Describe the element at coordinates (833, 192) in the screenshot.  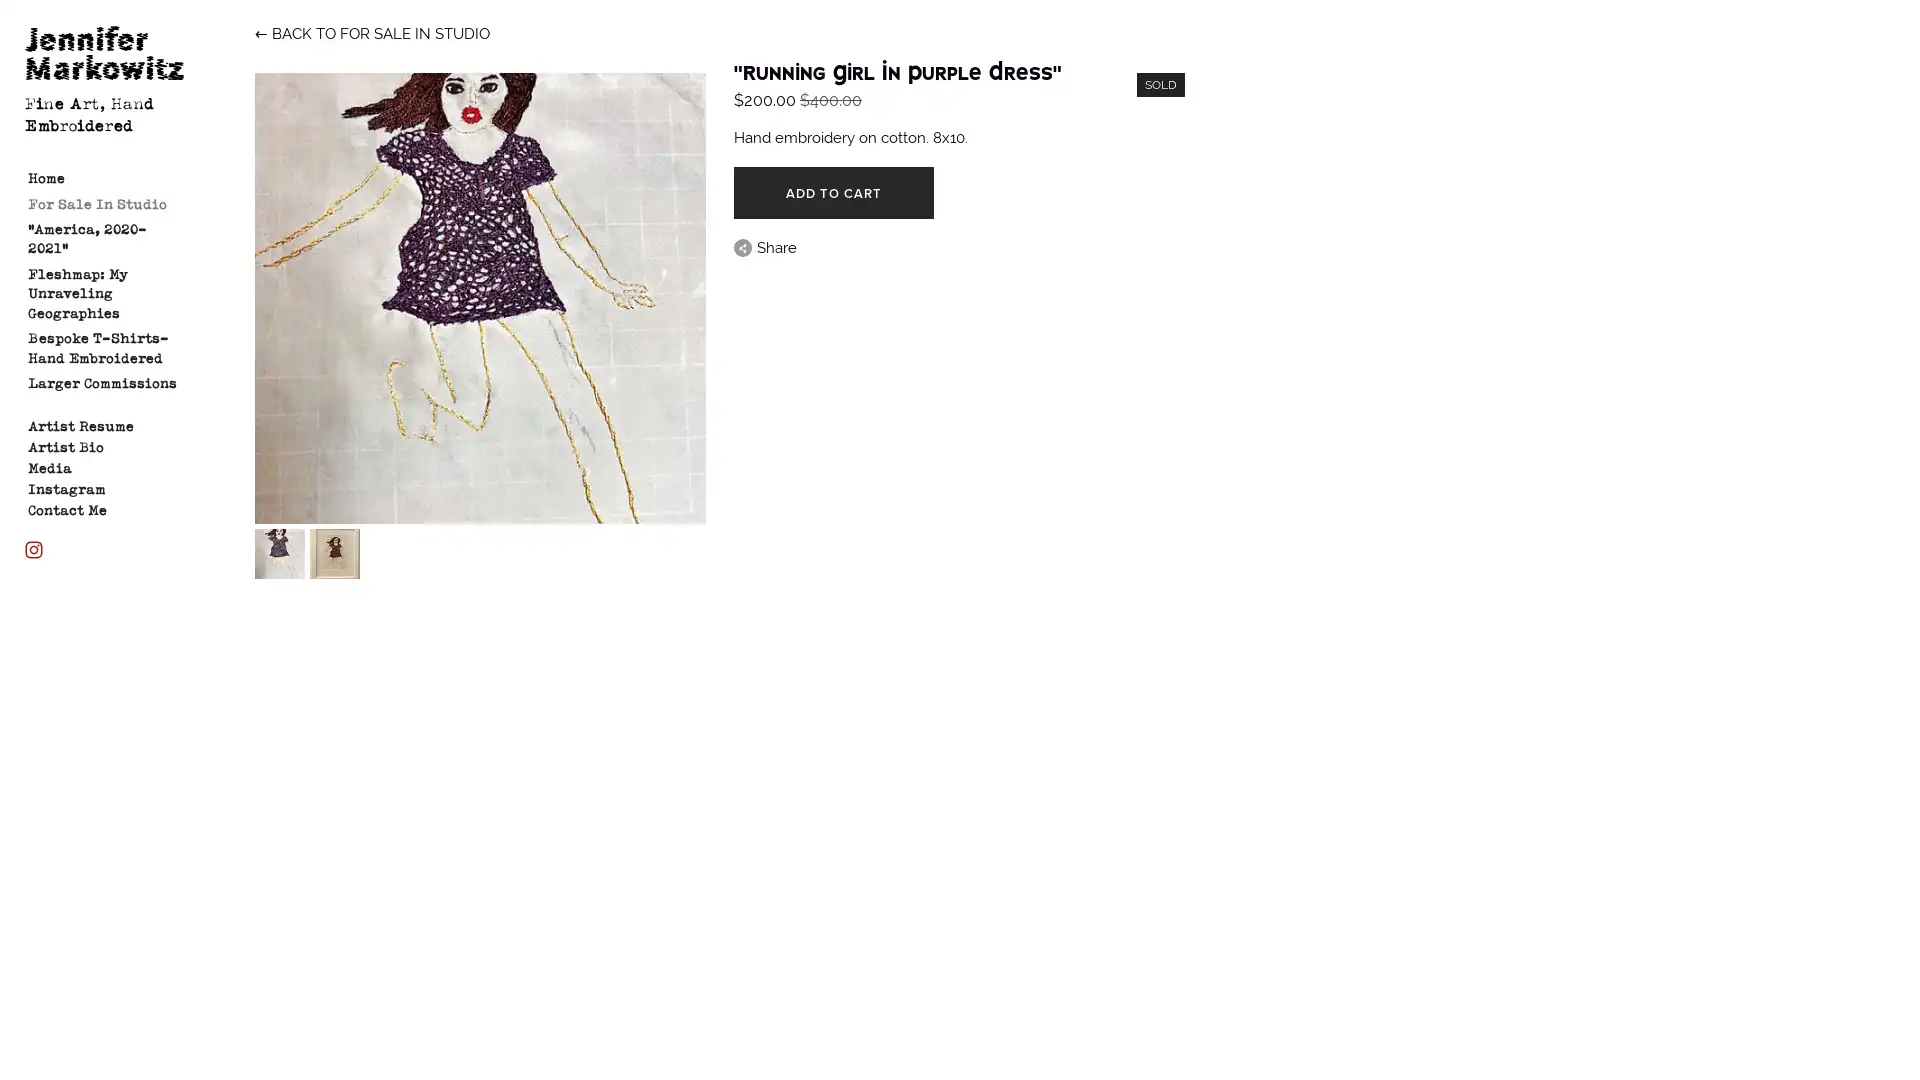
I see `ADD TO CART` at that location.